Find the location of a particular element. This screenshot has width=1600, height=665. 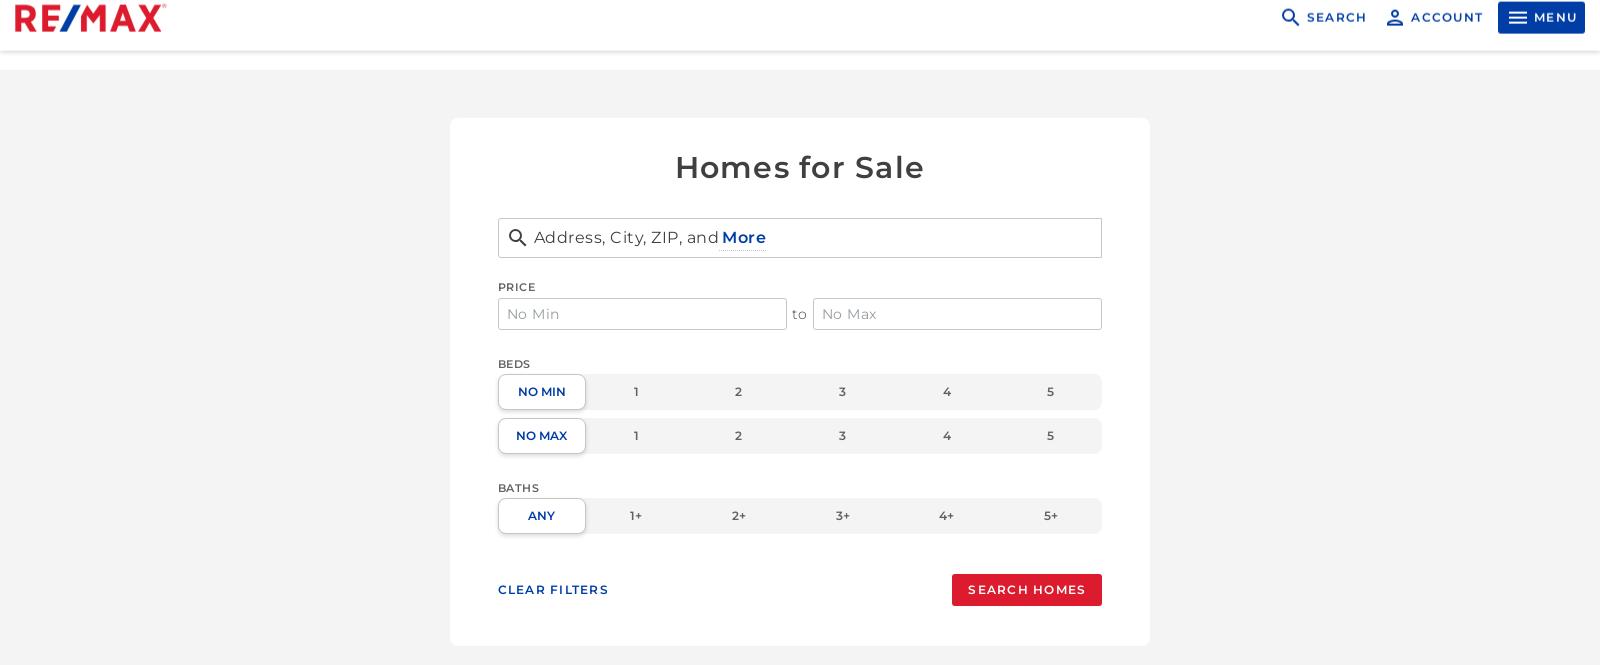

'Menu' is located at coordinates (1555, 36).